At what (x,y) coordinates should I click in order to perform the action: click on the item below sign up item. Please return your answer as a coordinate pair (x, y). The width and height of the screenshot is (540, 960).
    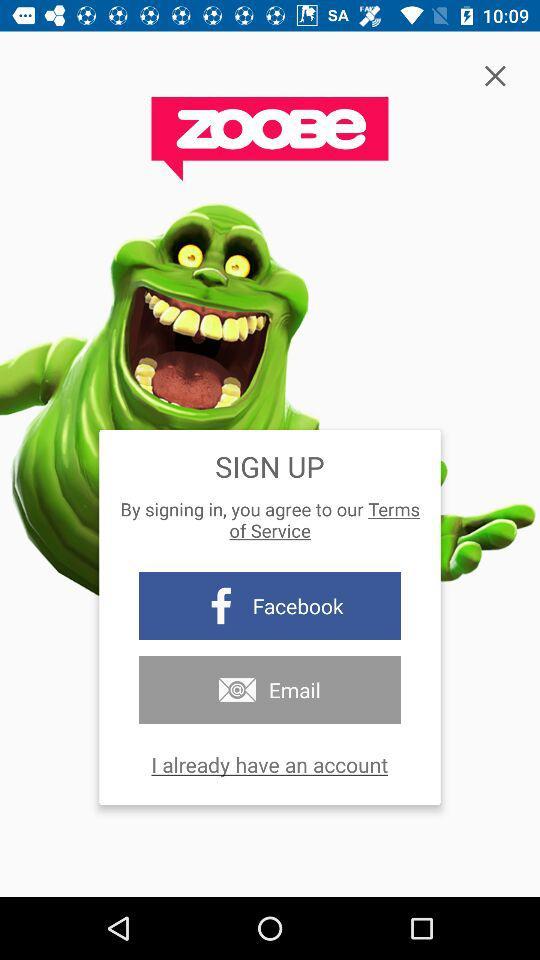
    Looking at the image, I should click on (270, 518).